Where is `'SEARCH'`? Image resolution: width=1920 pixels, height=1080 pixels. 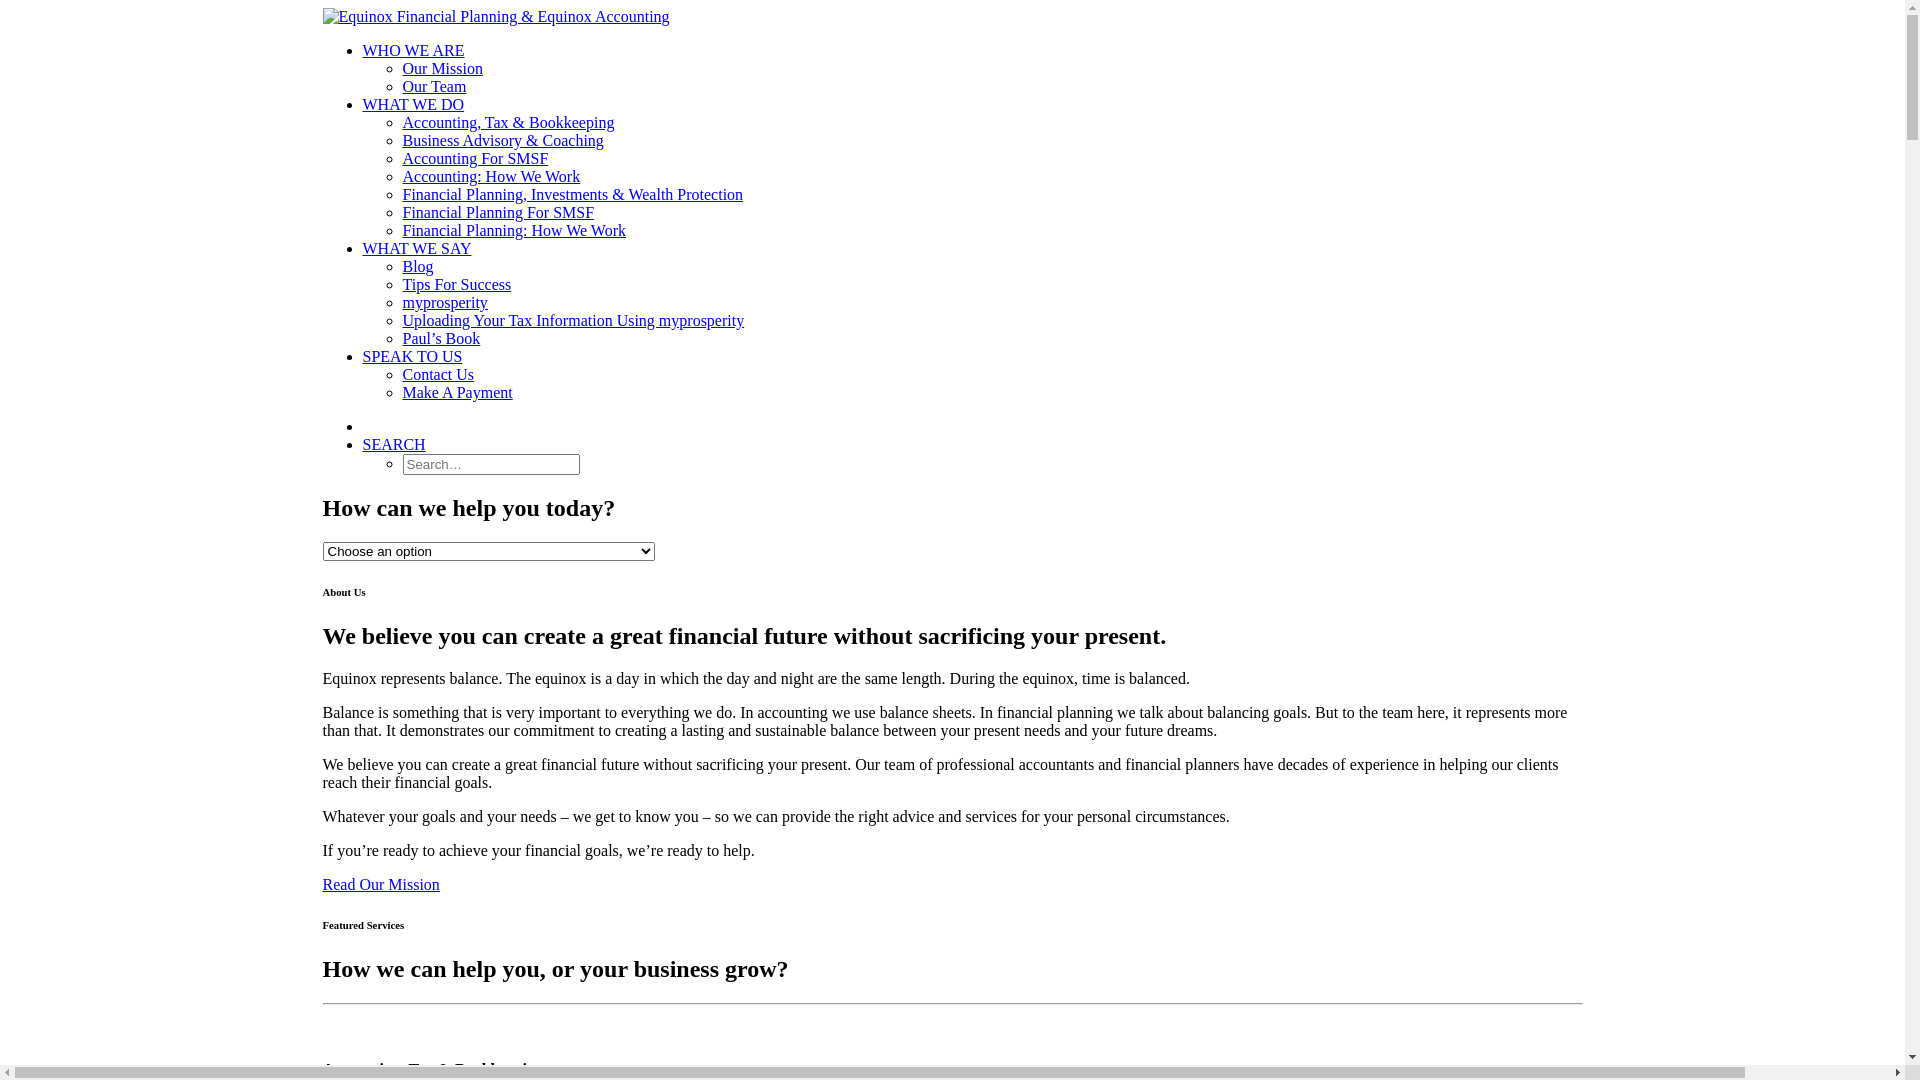
'SEARCH' is located at coordinates (393, 443).